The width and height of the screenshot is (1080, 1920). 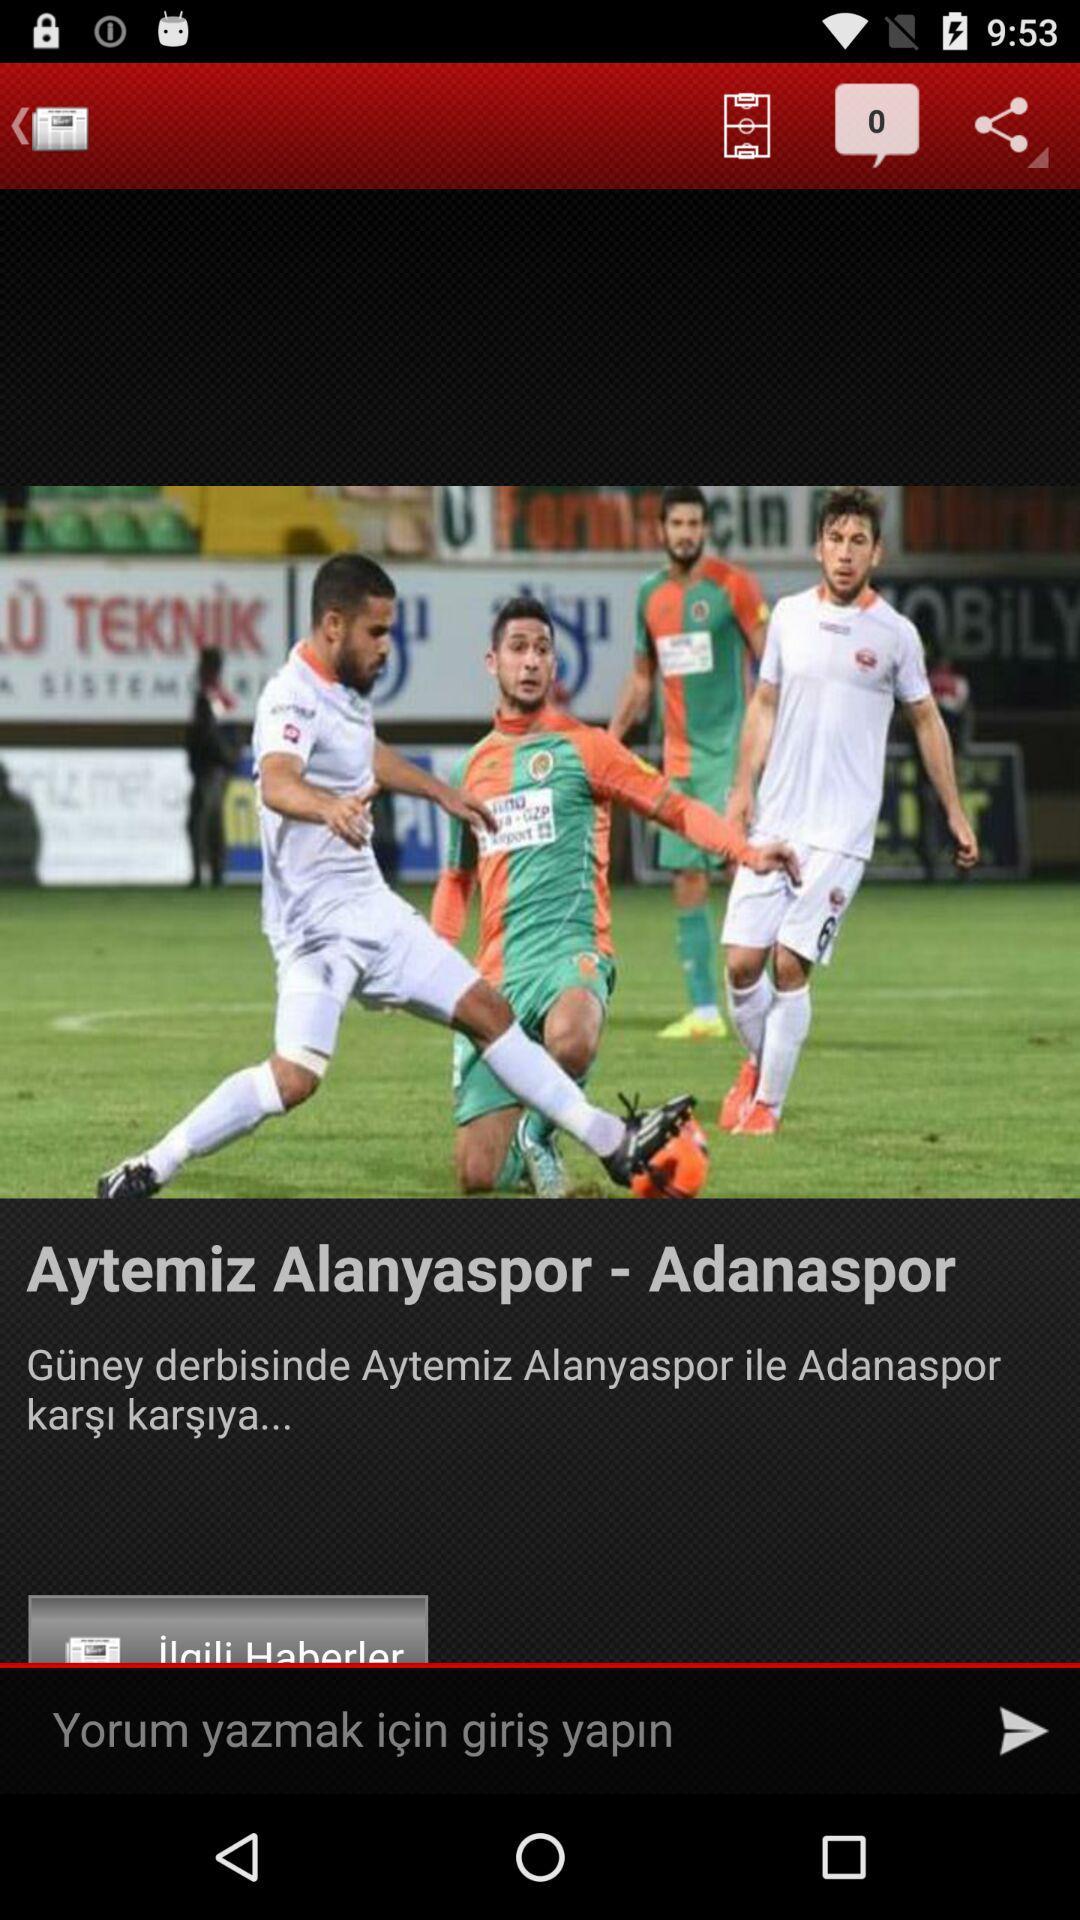 I want to click on the icon at the bottom right corner, so click(x=1024, y=1730).